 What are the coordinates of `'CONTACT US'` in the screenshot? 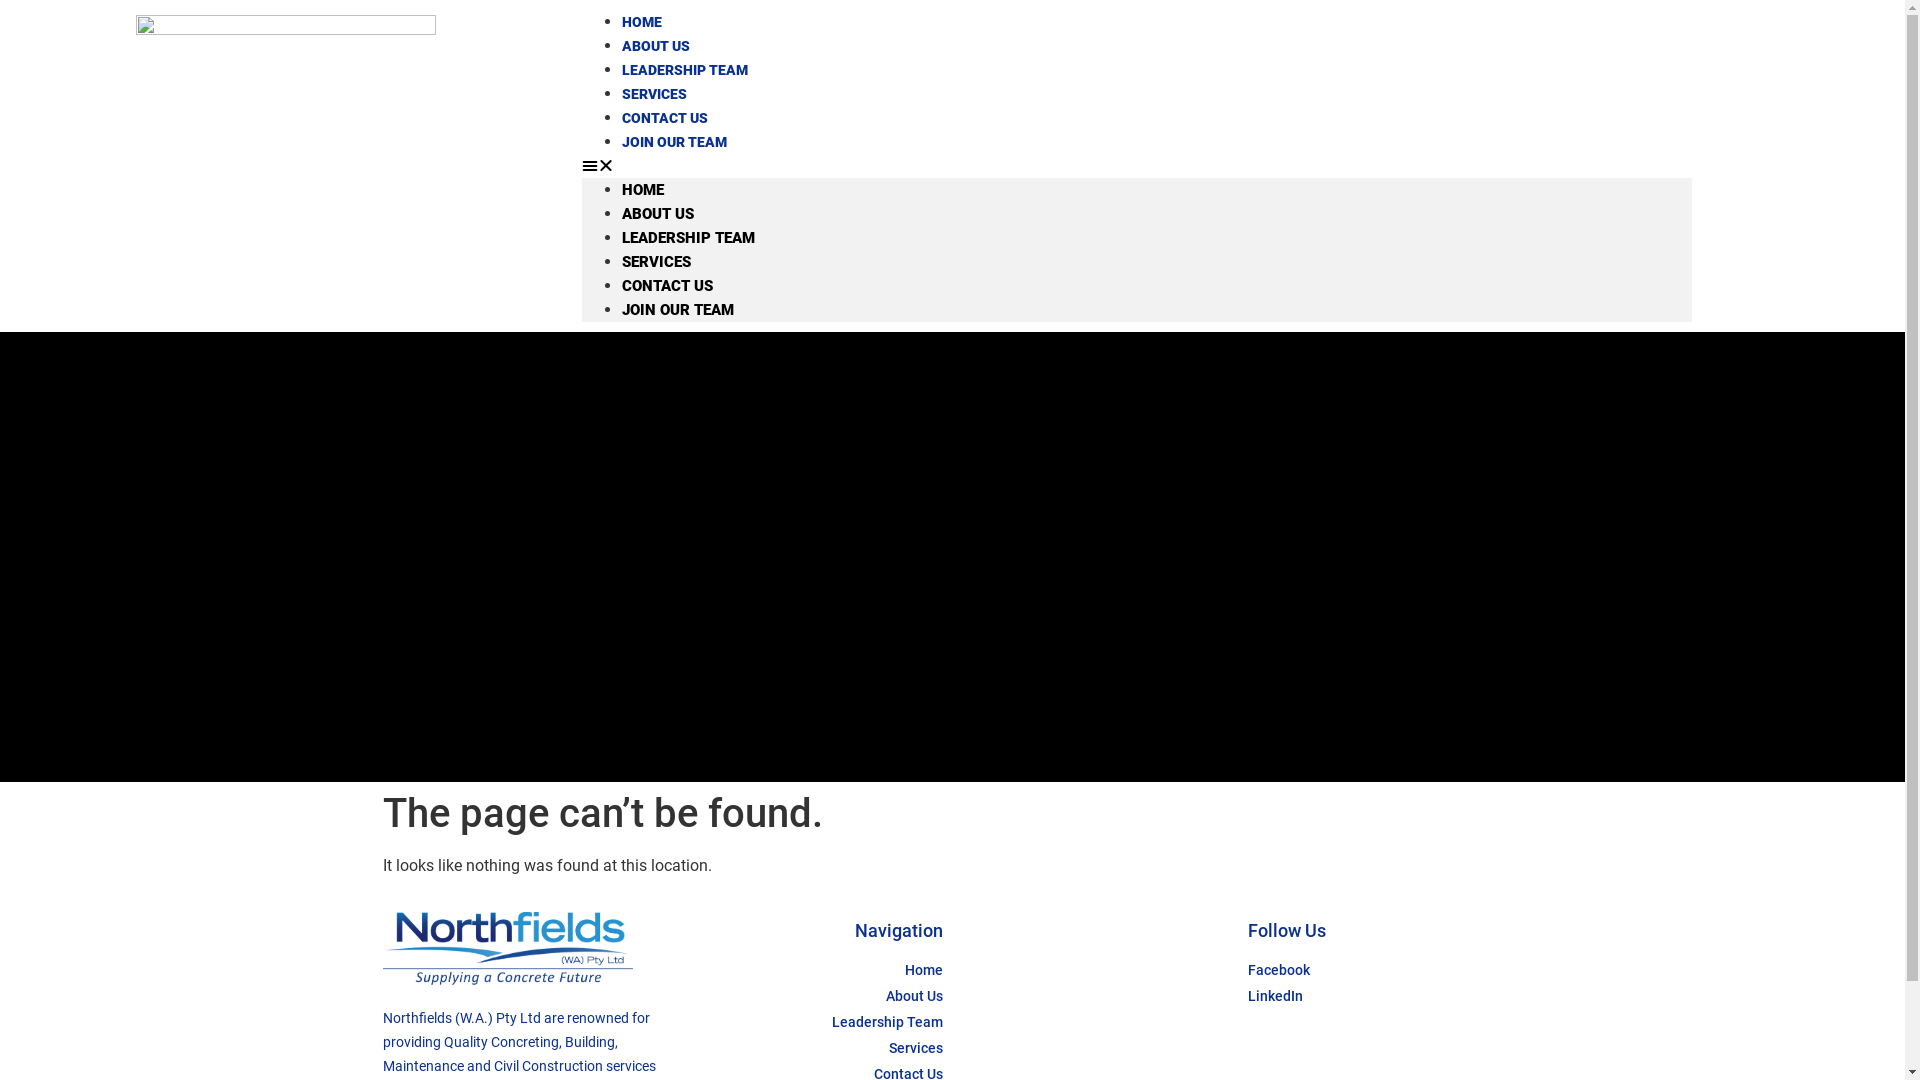 It's located at (665, 118).